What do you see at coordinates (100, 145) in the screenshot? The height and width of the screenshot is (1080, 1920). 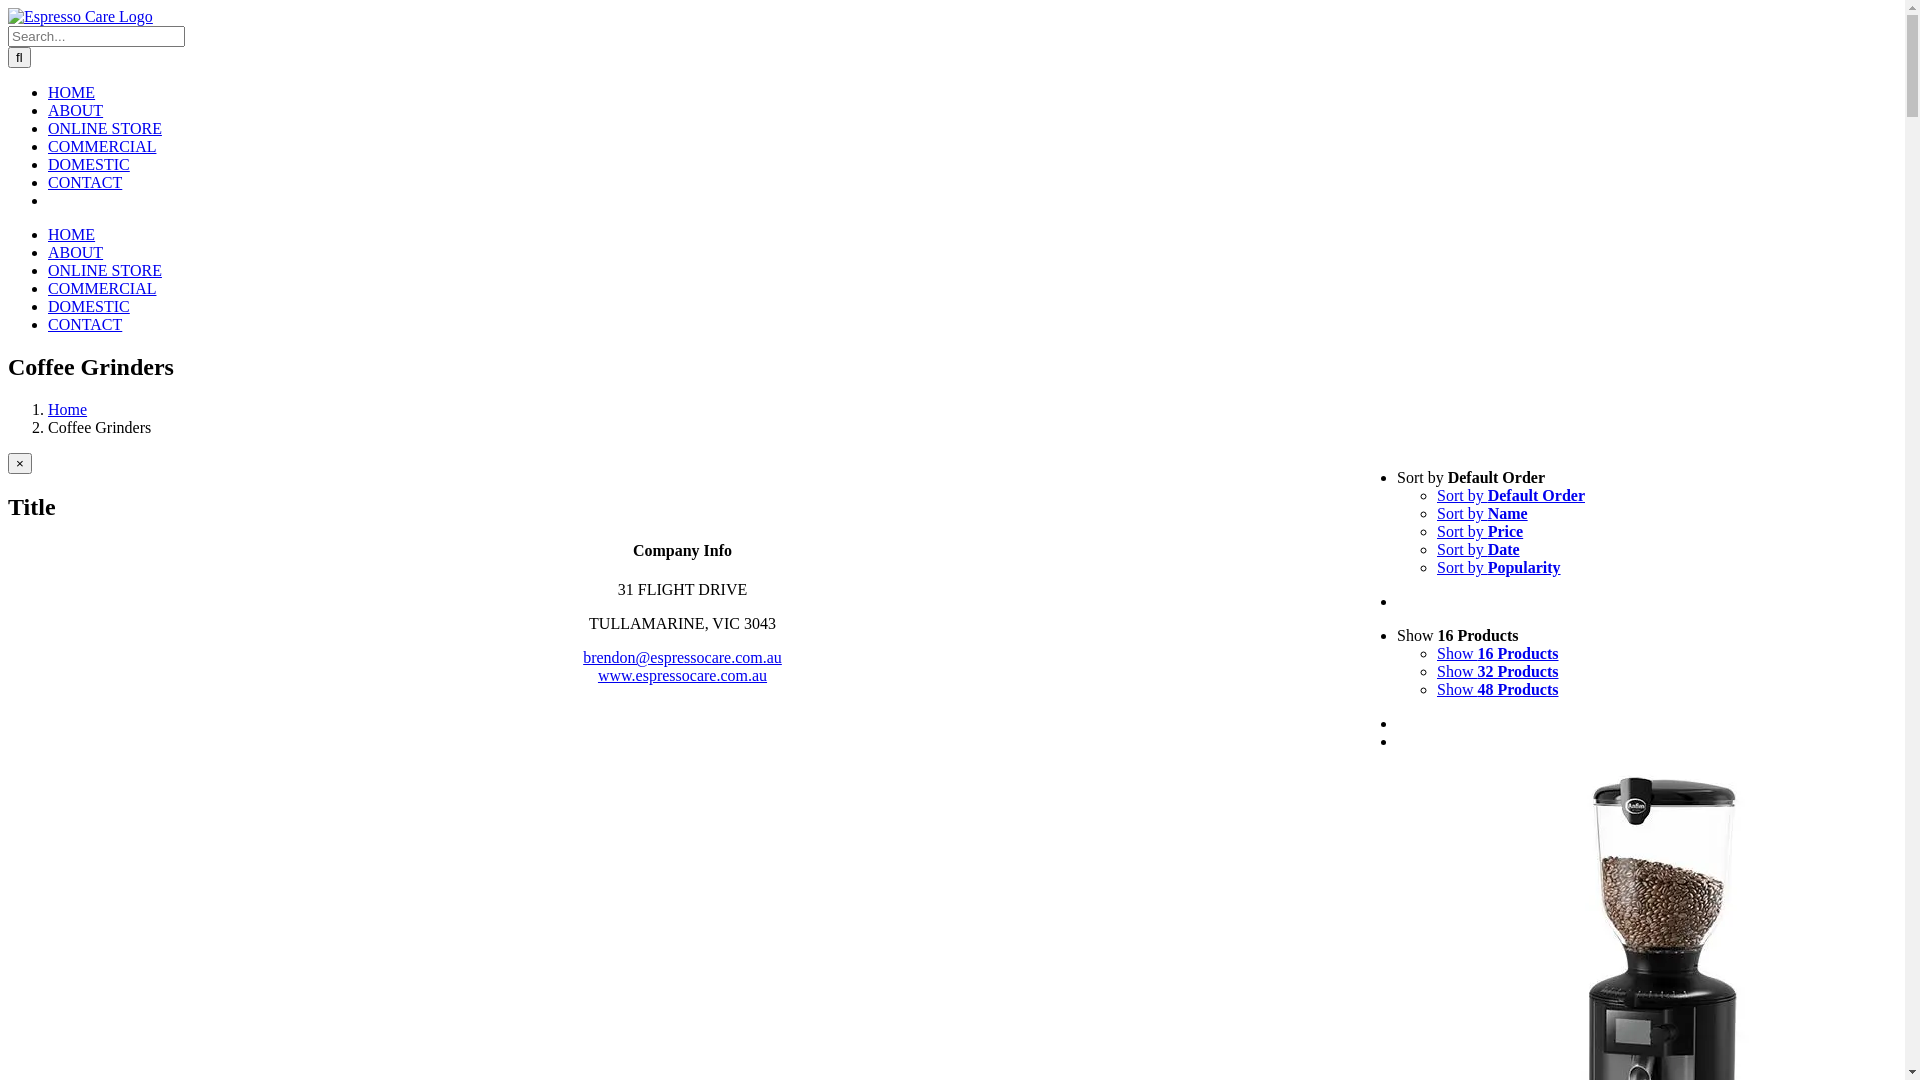 I see `'COMMERCIAL'` at bounding box center [100, 145].